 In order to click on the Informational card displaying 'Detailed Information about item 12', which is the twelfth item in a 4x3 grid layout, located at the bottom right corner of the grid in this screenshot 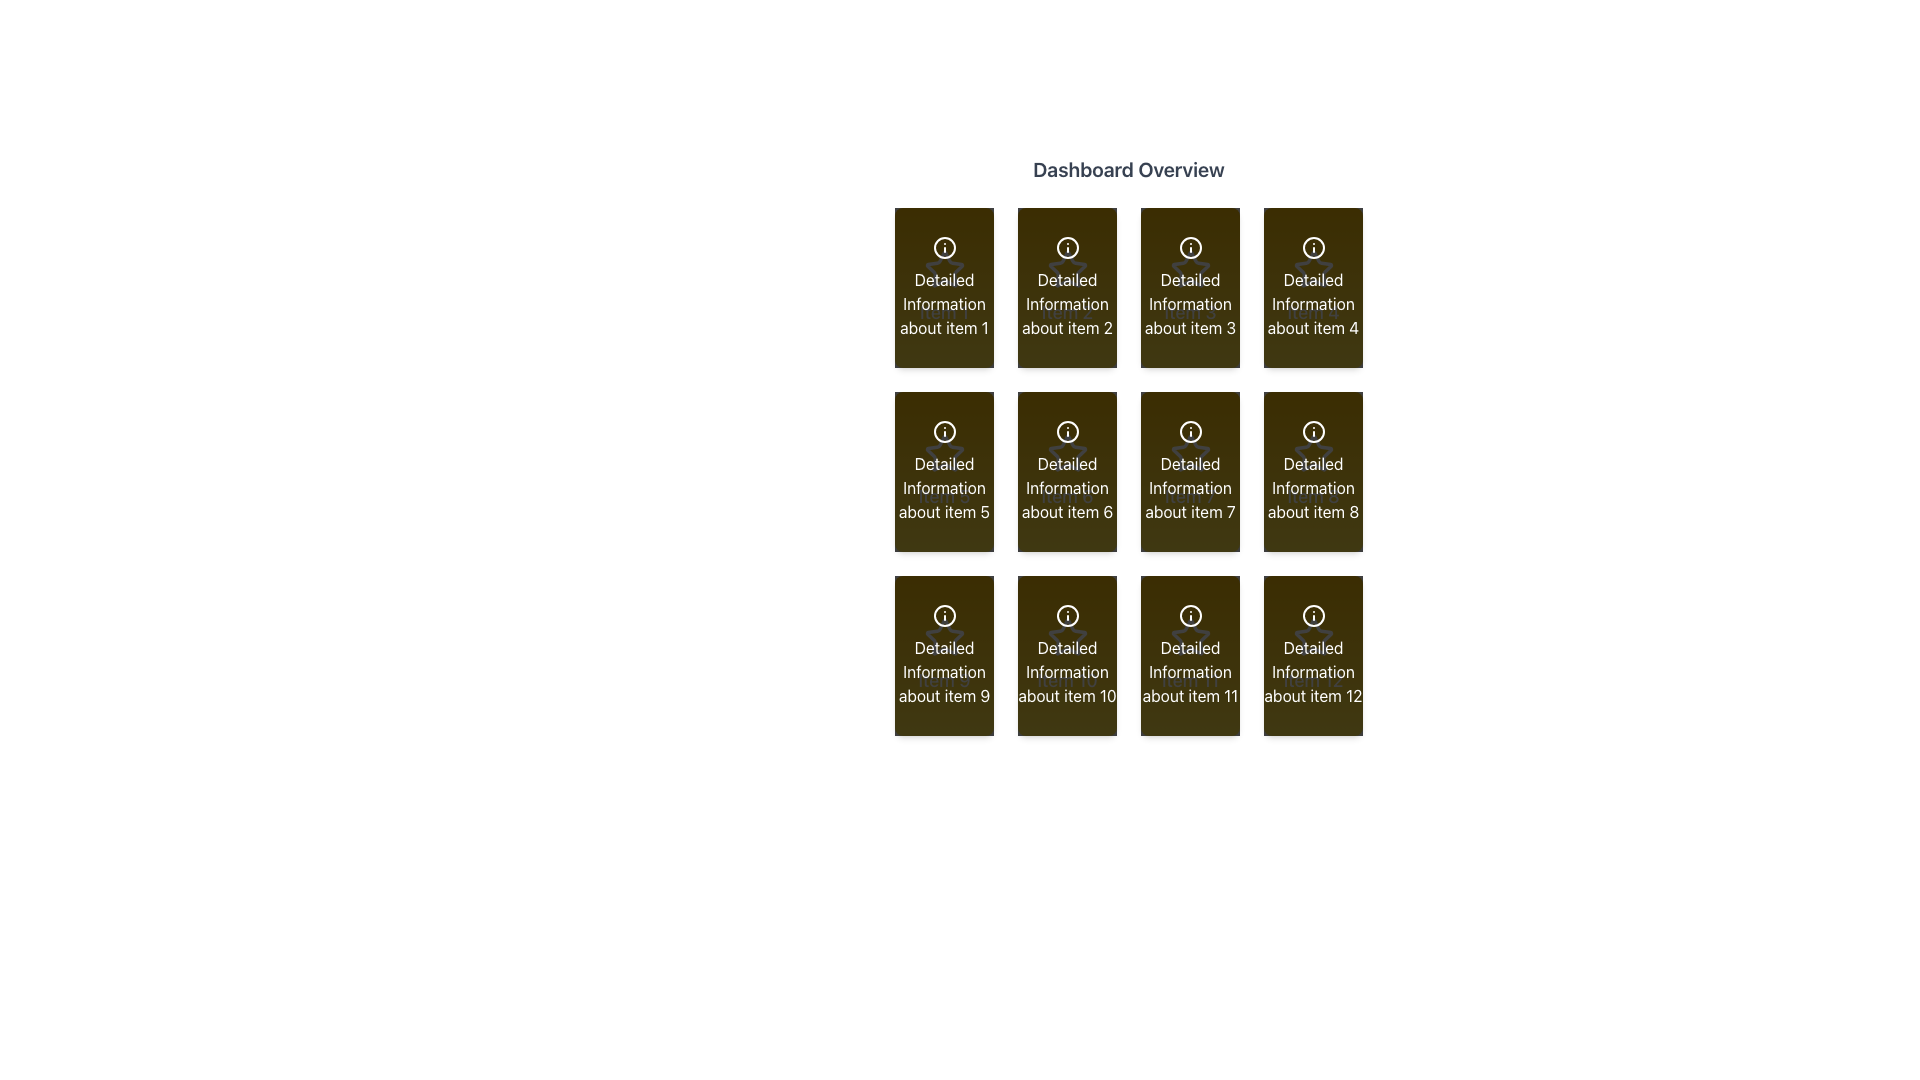, I will do `click(1313, 655)`.